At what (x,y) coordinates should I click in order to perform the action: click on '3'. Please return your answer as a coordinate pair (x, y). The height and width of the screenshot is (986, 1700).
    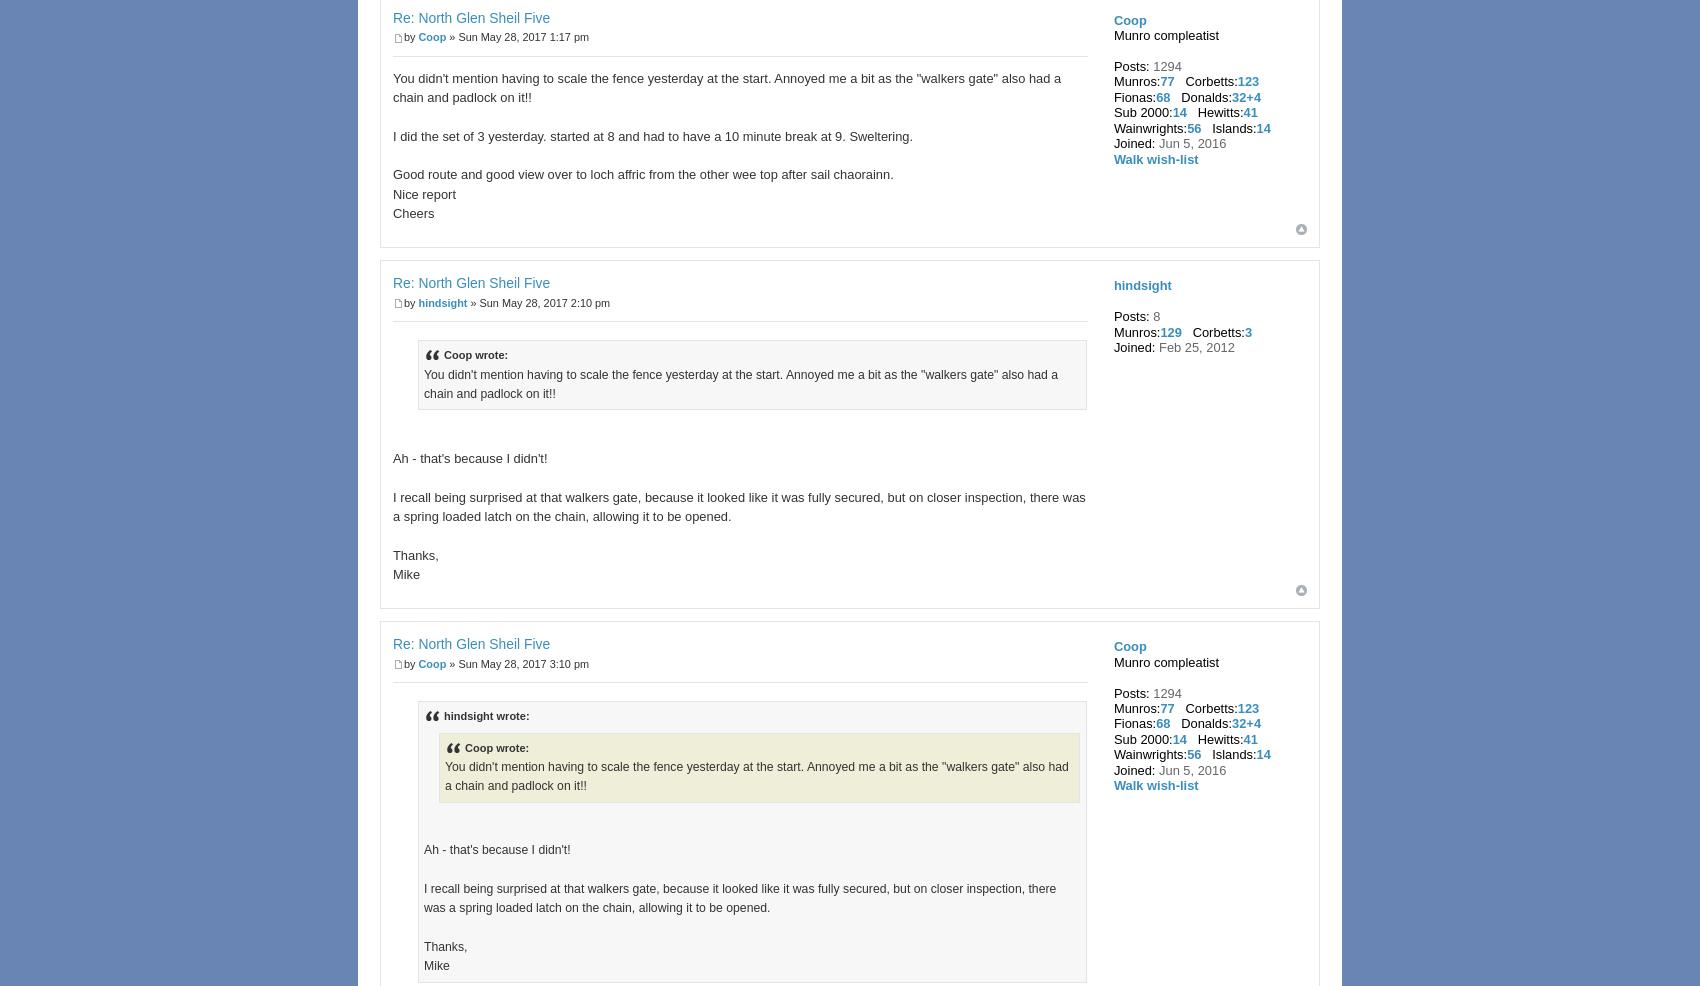
    Looking at the image, I should click on (1246, 330).